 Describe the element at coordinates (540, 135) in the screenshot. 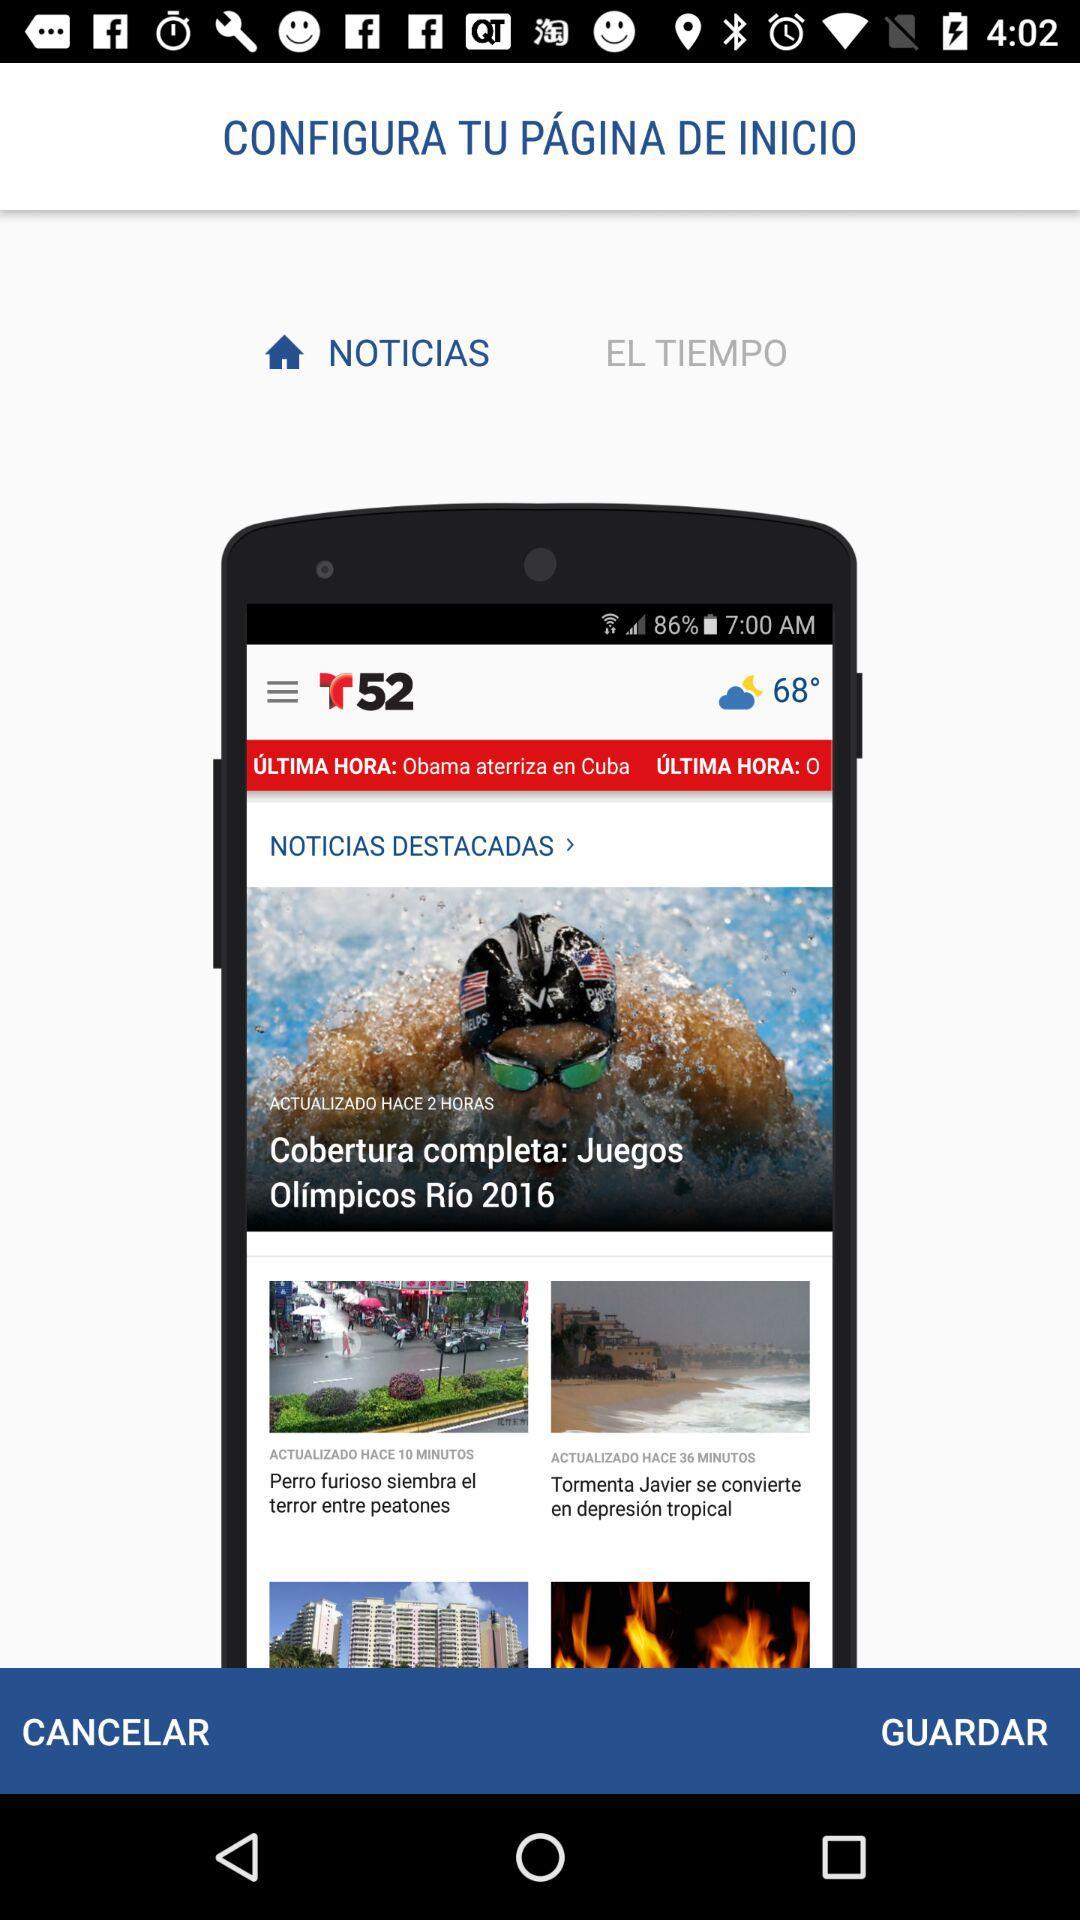

I see `icon above noticias icon` at that location.